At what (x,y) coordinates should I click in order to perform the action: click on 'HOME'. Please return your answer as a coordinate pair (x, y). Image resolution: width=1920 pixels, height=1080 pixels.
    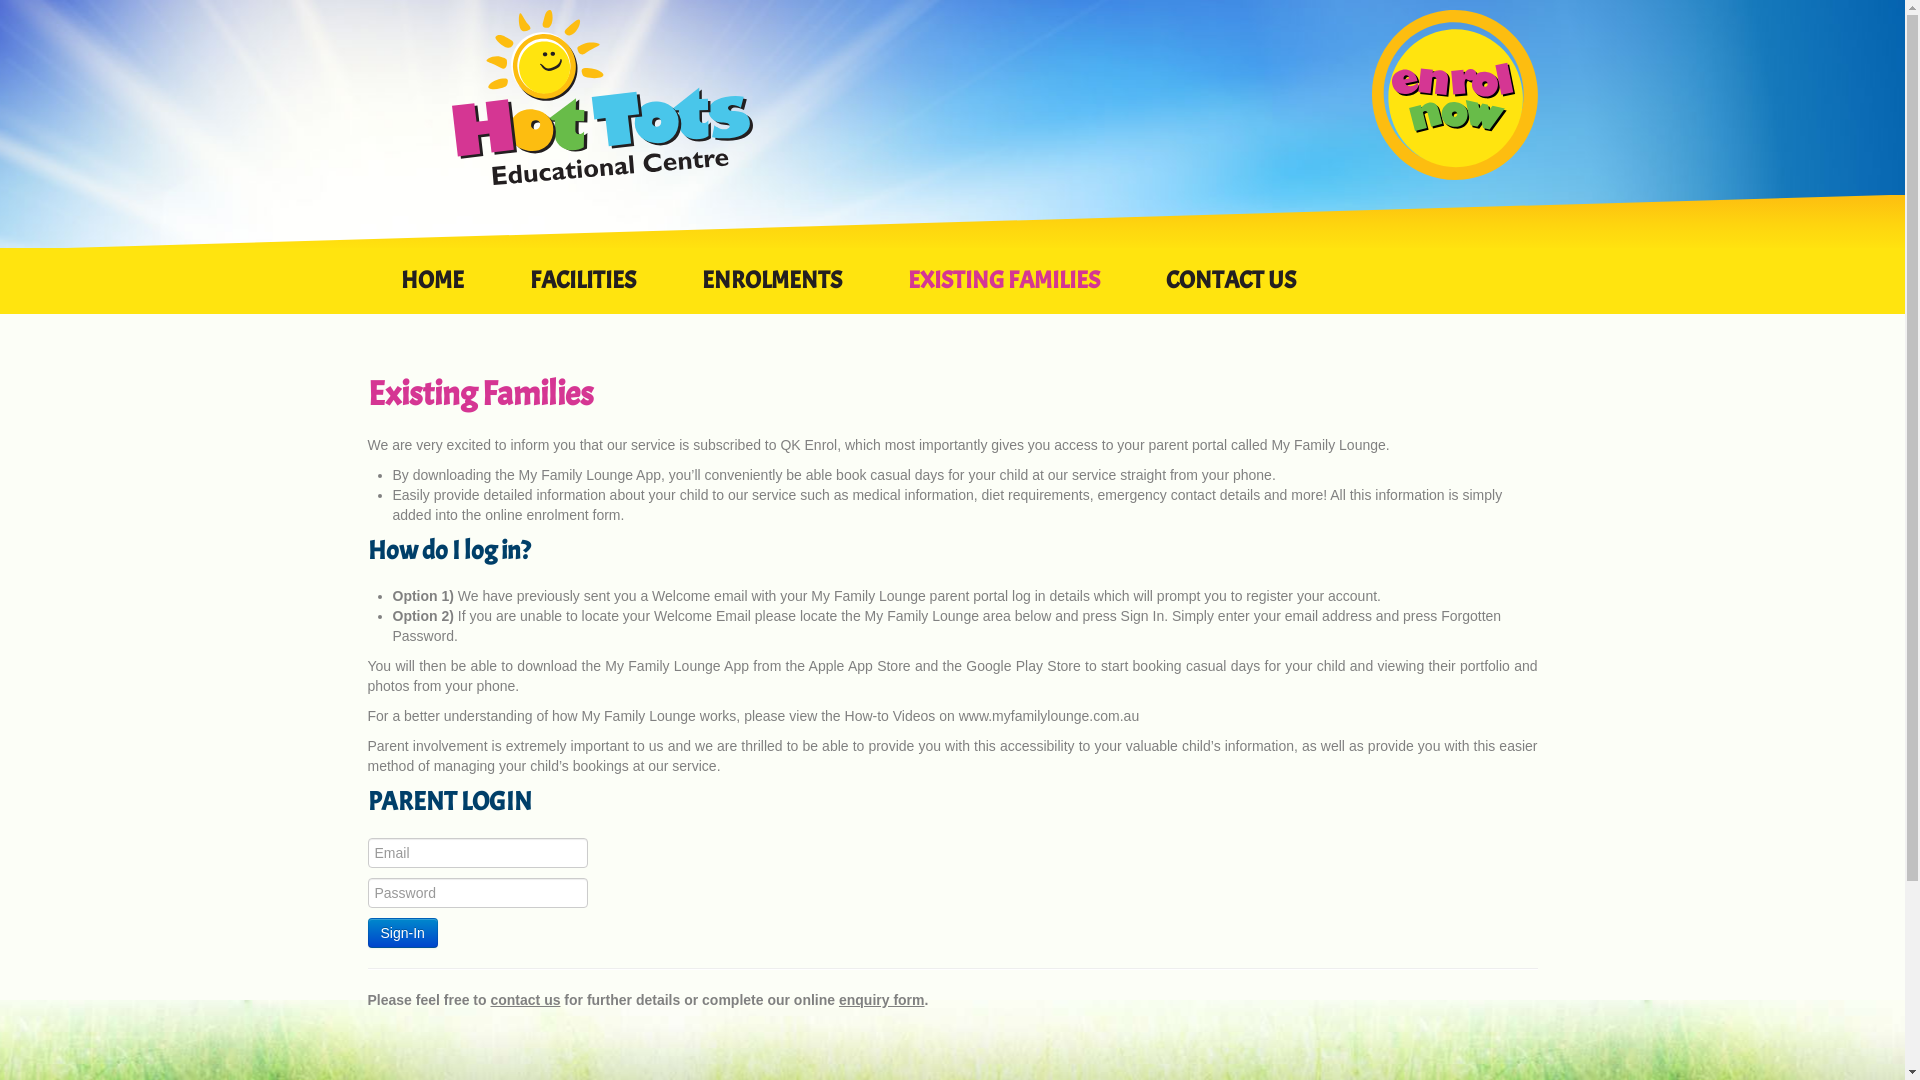
    Looking at the image, I should click on (368, 290).